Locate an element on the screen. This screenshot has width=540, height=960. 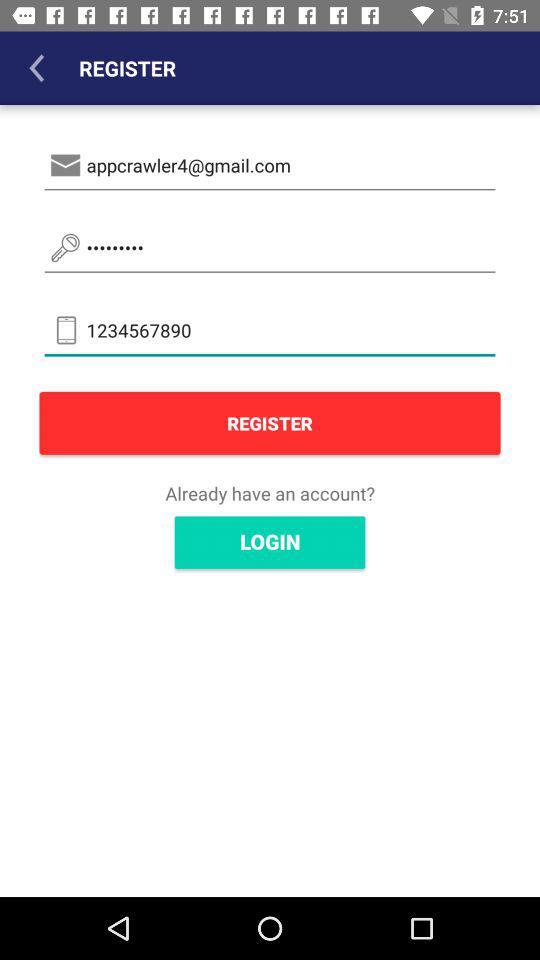
the icon below register item is located at coordinates (270, 492).